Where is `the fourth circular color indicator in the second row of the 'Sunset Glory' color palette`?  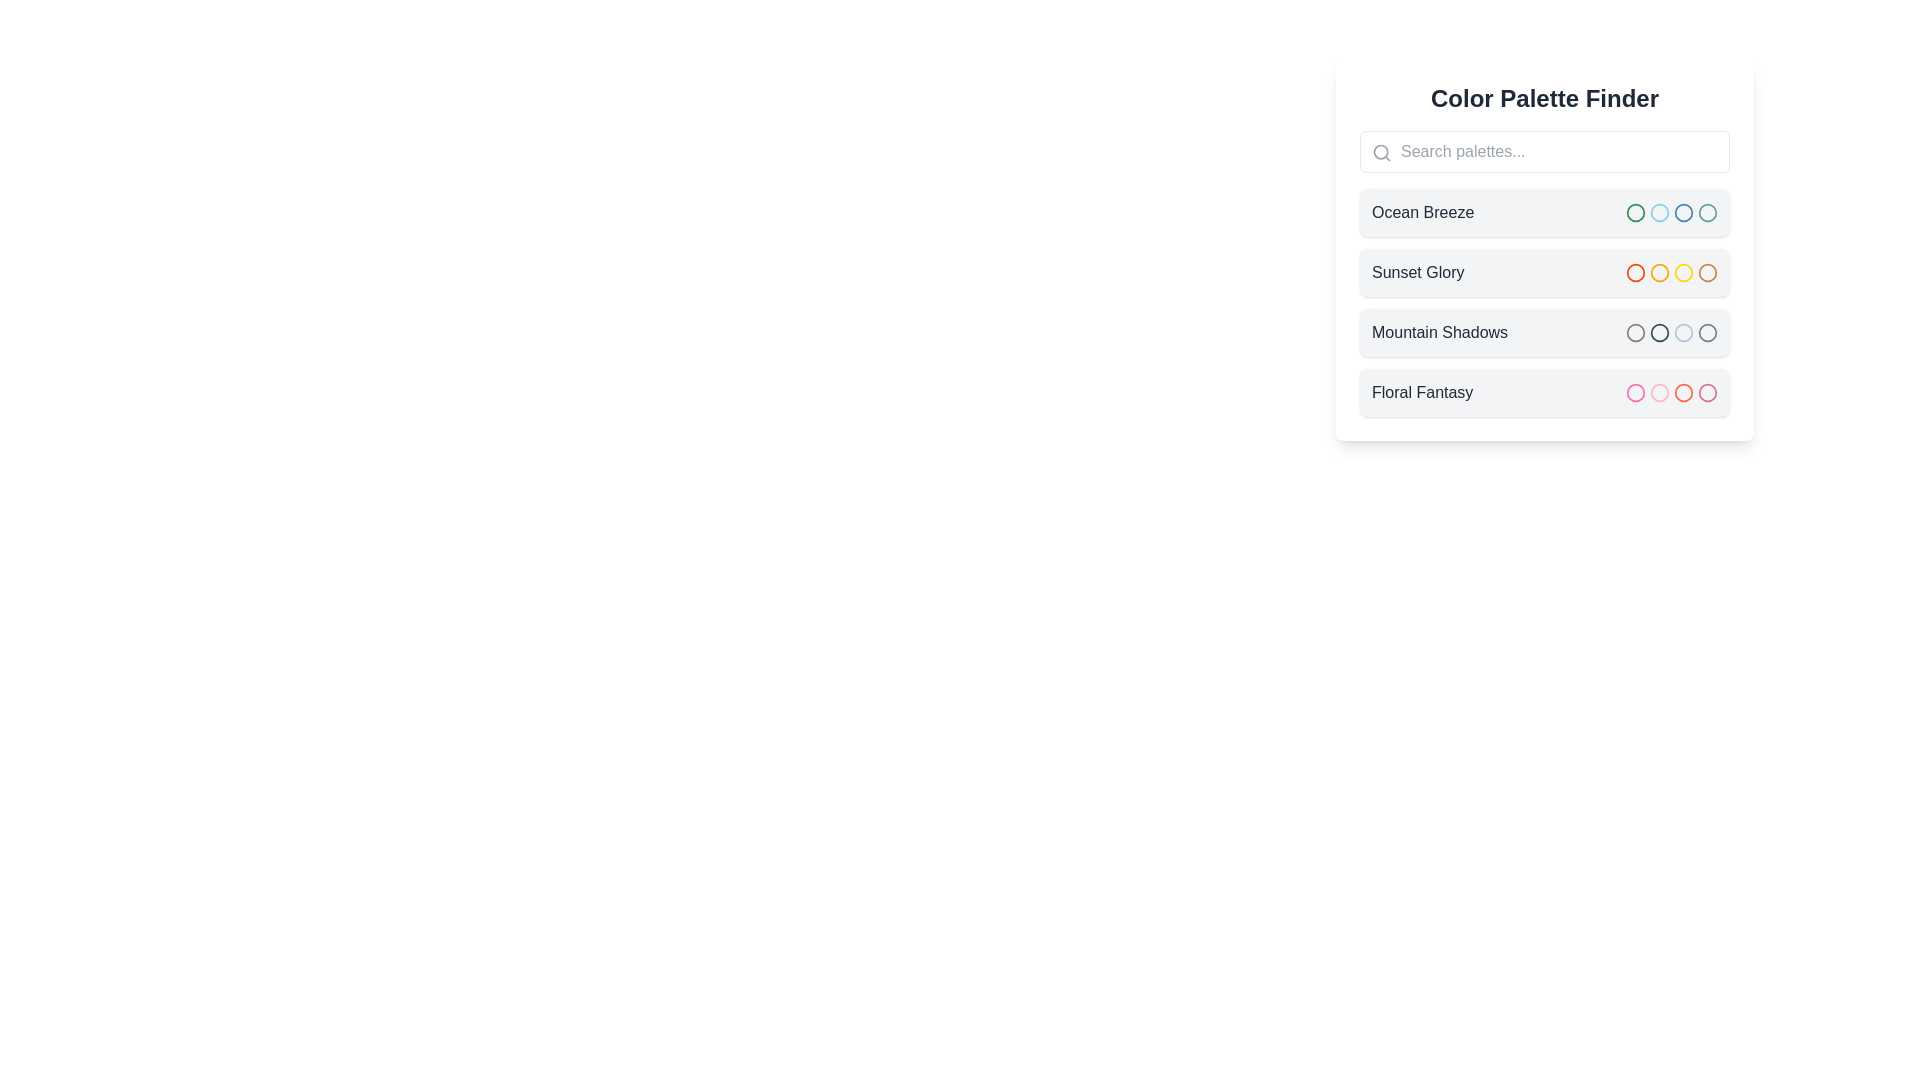 the fourth circular color indicator in the second row of the 'Sunset Glory' color palette is located at coordinates (1683, 273).